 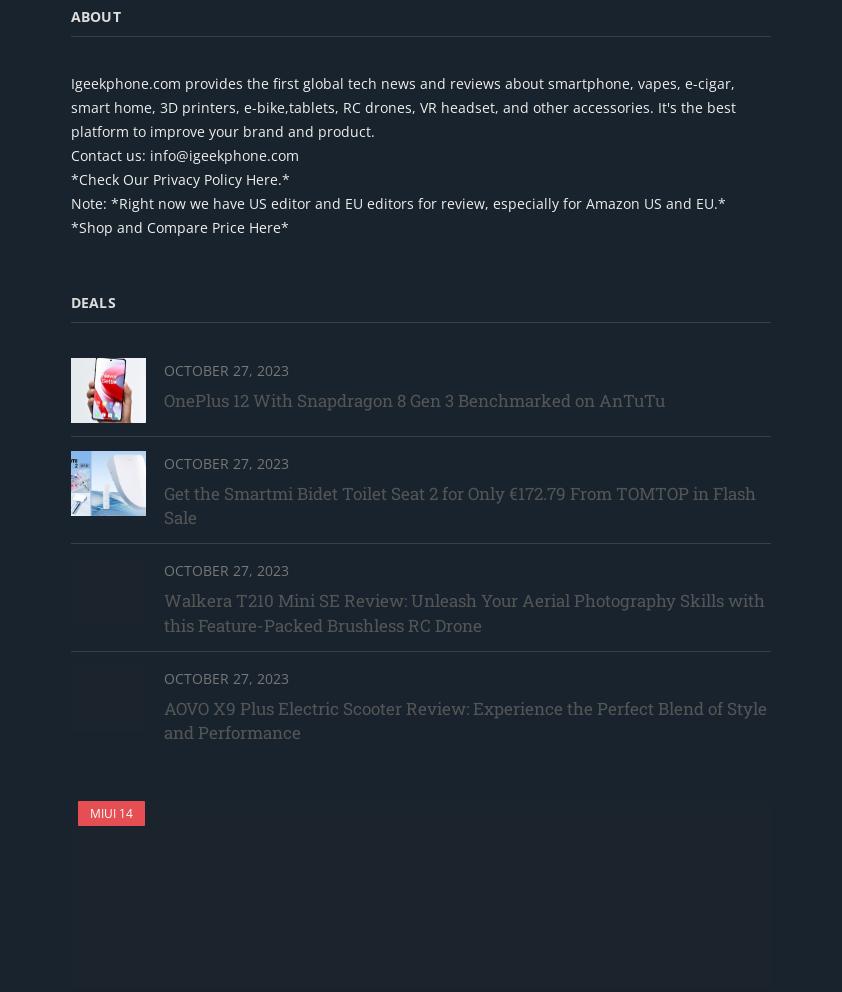 What do you see at coordinates (398, 201) in the screenshot?
I see `'Note: *Right now we have US editor and EU editors for review, especially for Amazon US and EU.*'` at bounding box center [398, 201].